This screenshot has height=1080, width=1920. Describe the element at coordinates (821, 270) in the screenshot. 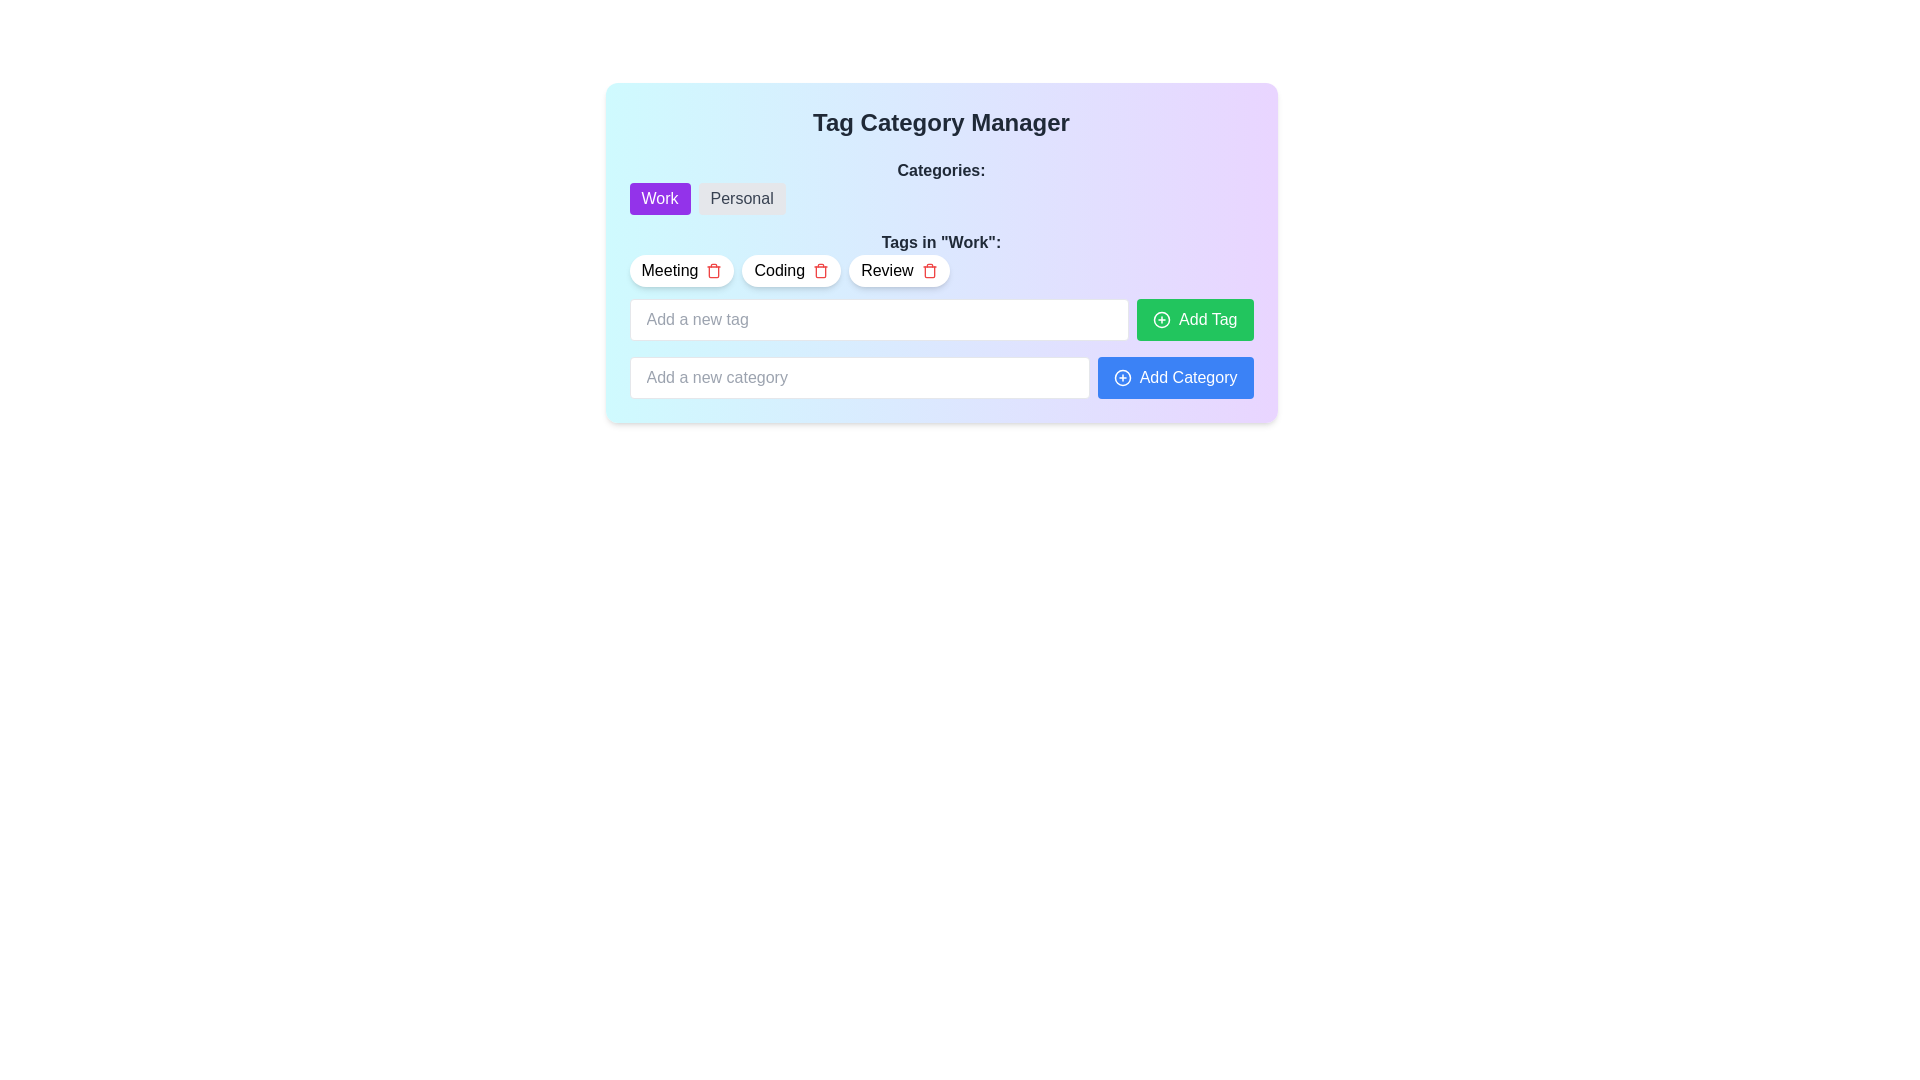

I see `the delete icon button for the 'Coding' tag located next to the 'Coding' text in the 'Tags in Work' section` at that location.